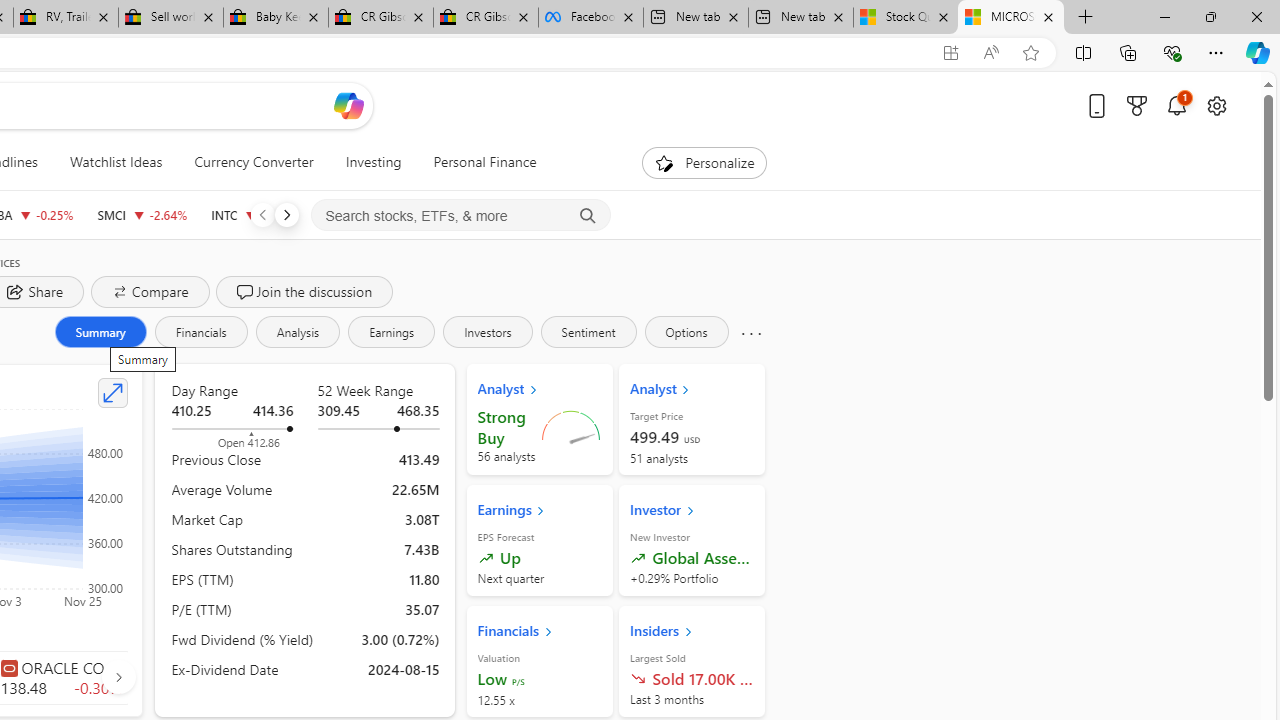 This screenshot has height=720, width=1280. Describe the element at coordinates (200, 330) in the screenshot. I see `'Financials'` at that location.